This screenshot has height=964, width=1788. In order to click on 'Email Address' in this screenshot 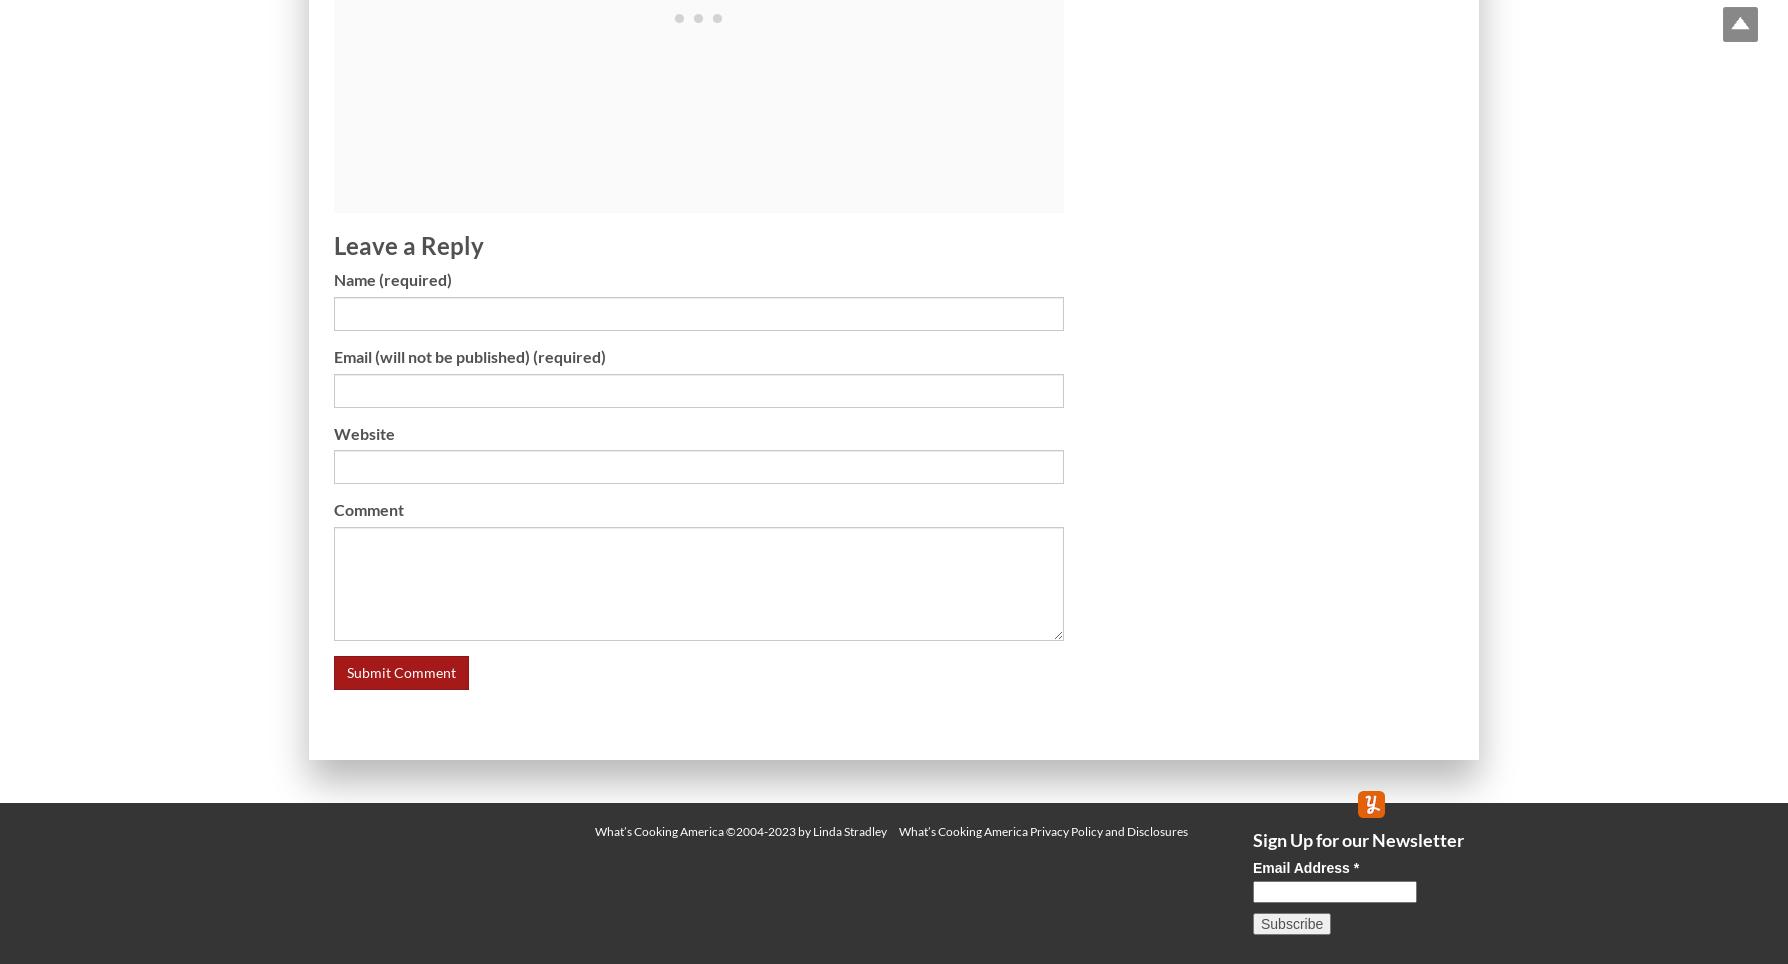, I will do `click(1301, 867)`.